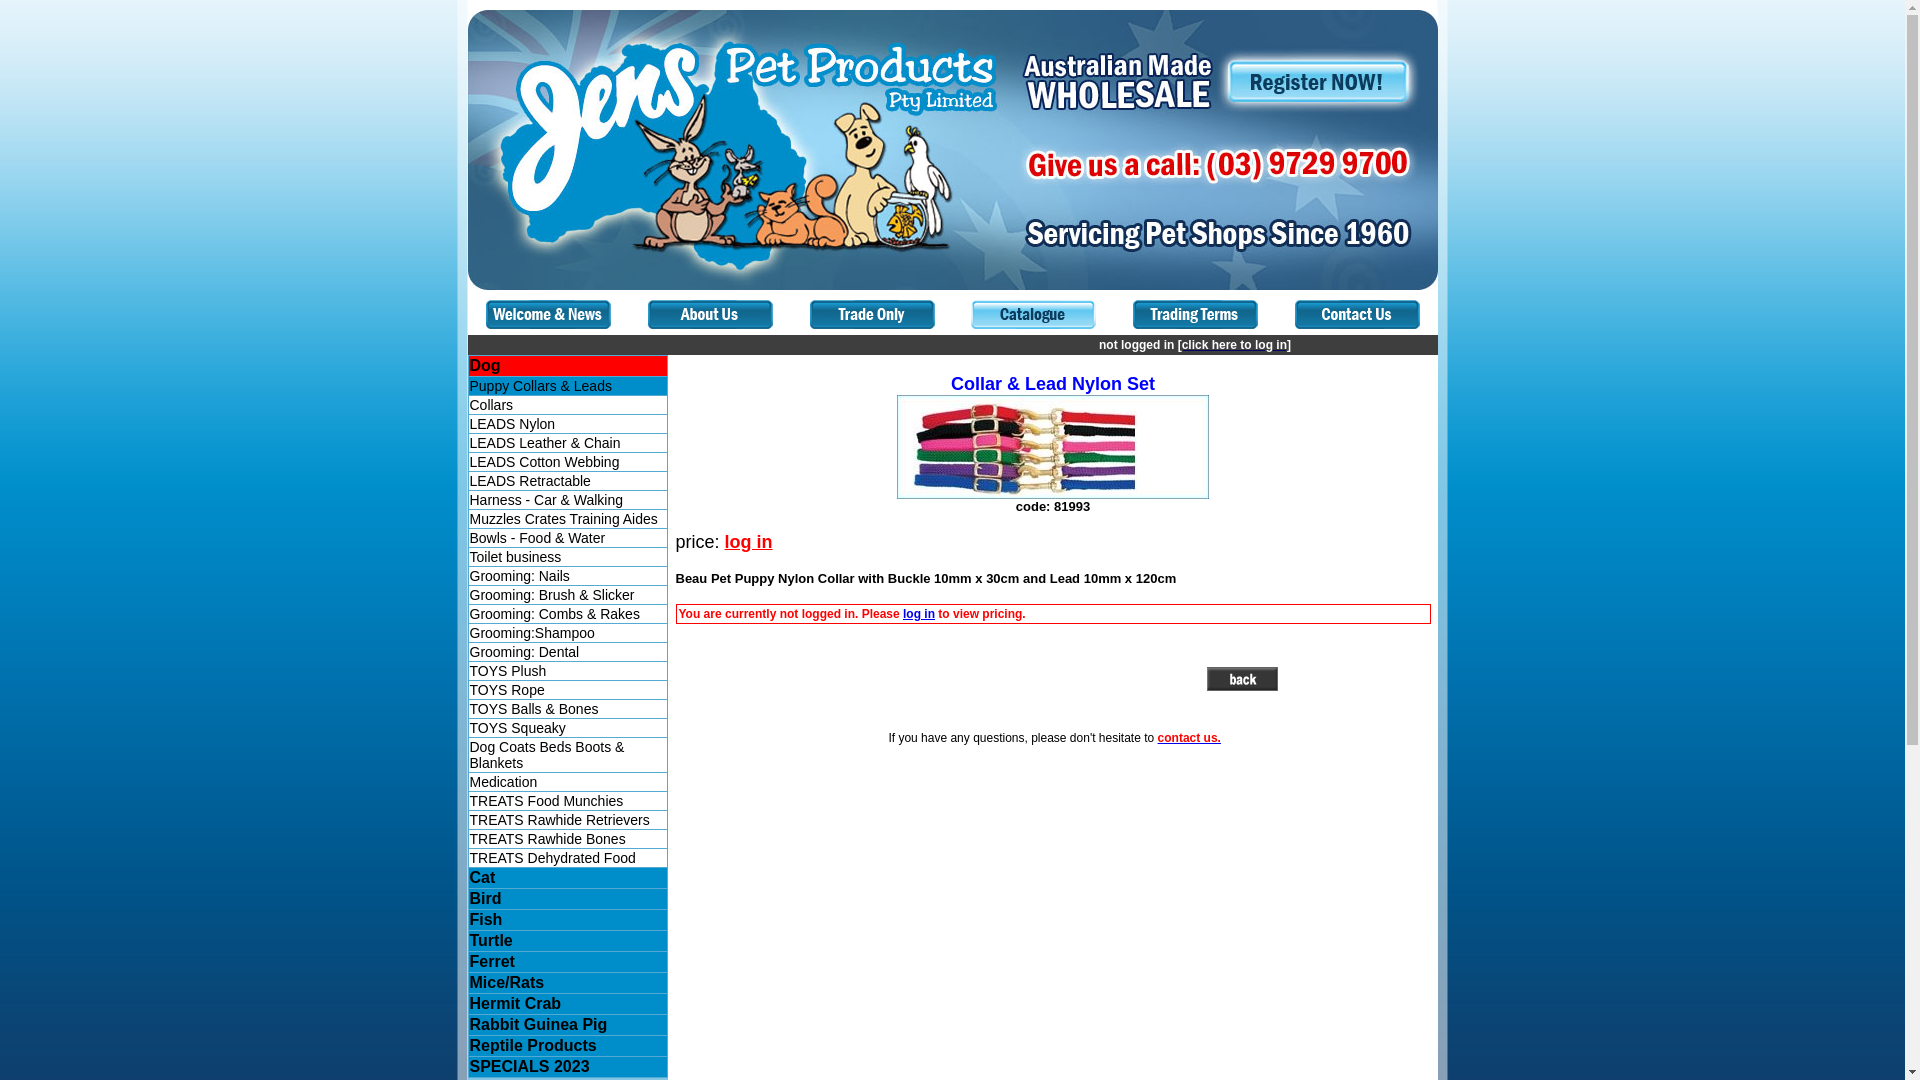 This screenshot has height=1080, width=1920. Describe the element at coordinates (747, 542) in the screenshot. I see `'log in'` at that location.